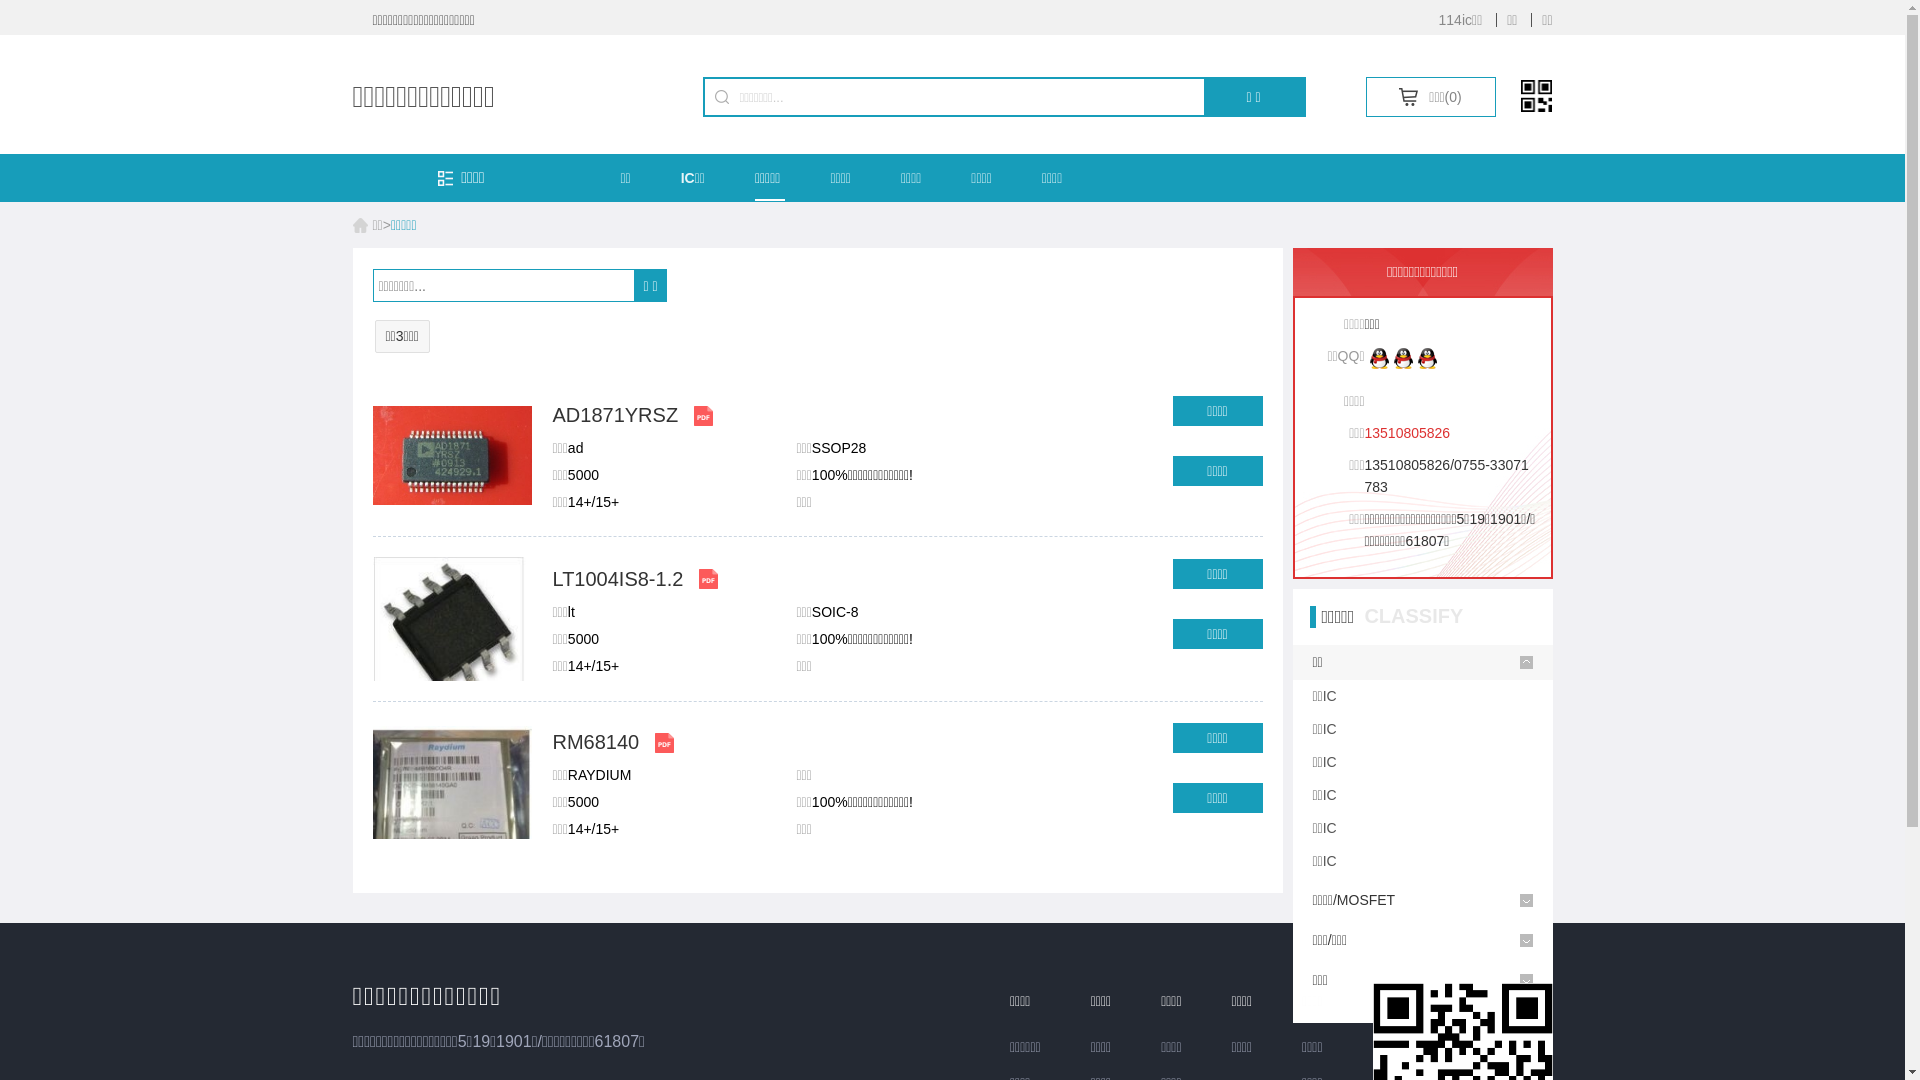 This screenshot has height=1080, width=1920. I want to click on 'LT1004IS8-1.2', so click(616, 578).